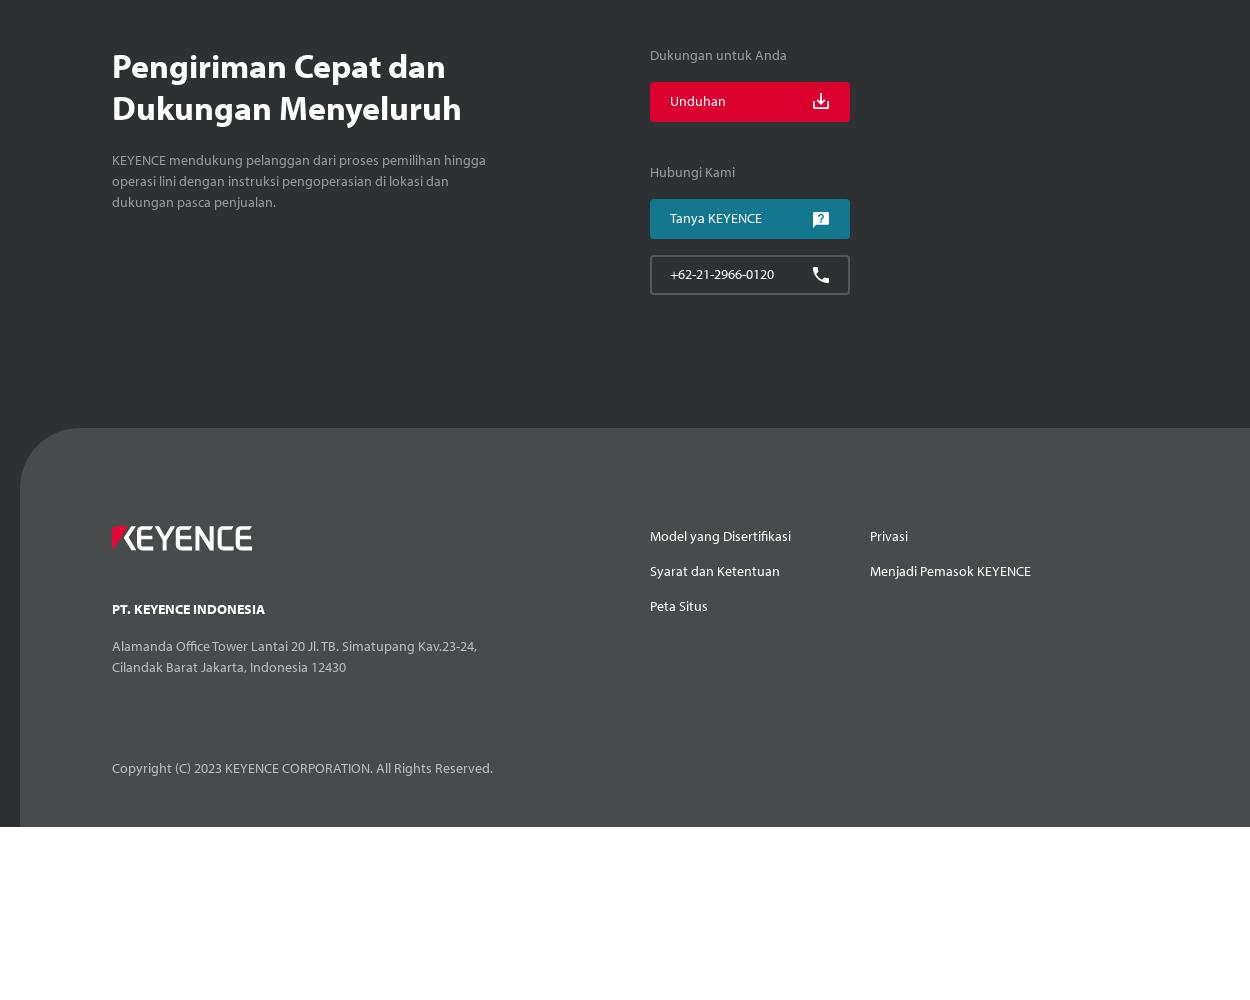  Describe the element at coordinates (888, 536) in the screenshot. I see `'Privasi'` at that location.